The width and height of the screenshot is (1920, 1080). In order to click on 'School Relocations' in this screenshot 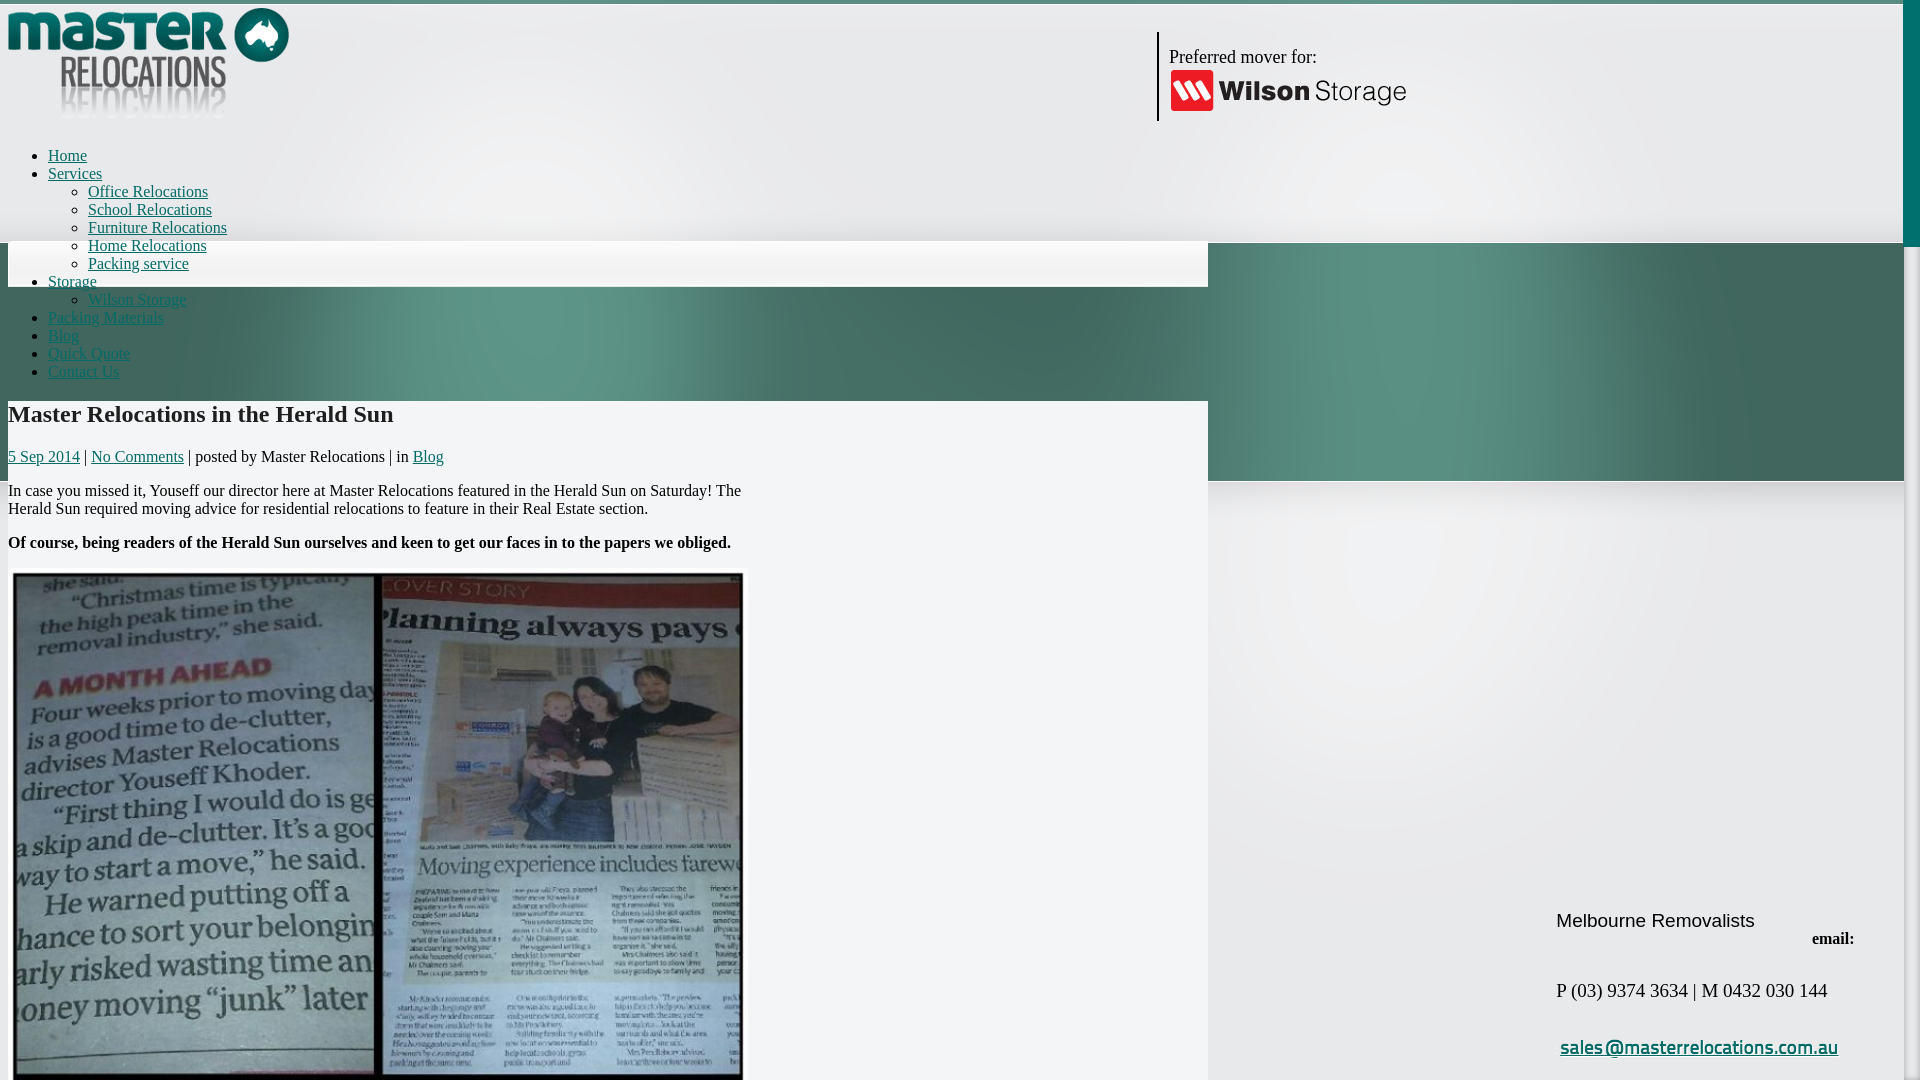, I will do `click(148, 209)`.